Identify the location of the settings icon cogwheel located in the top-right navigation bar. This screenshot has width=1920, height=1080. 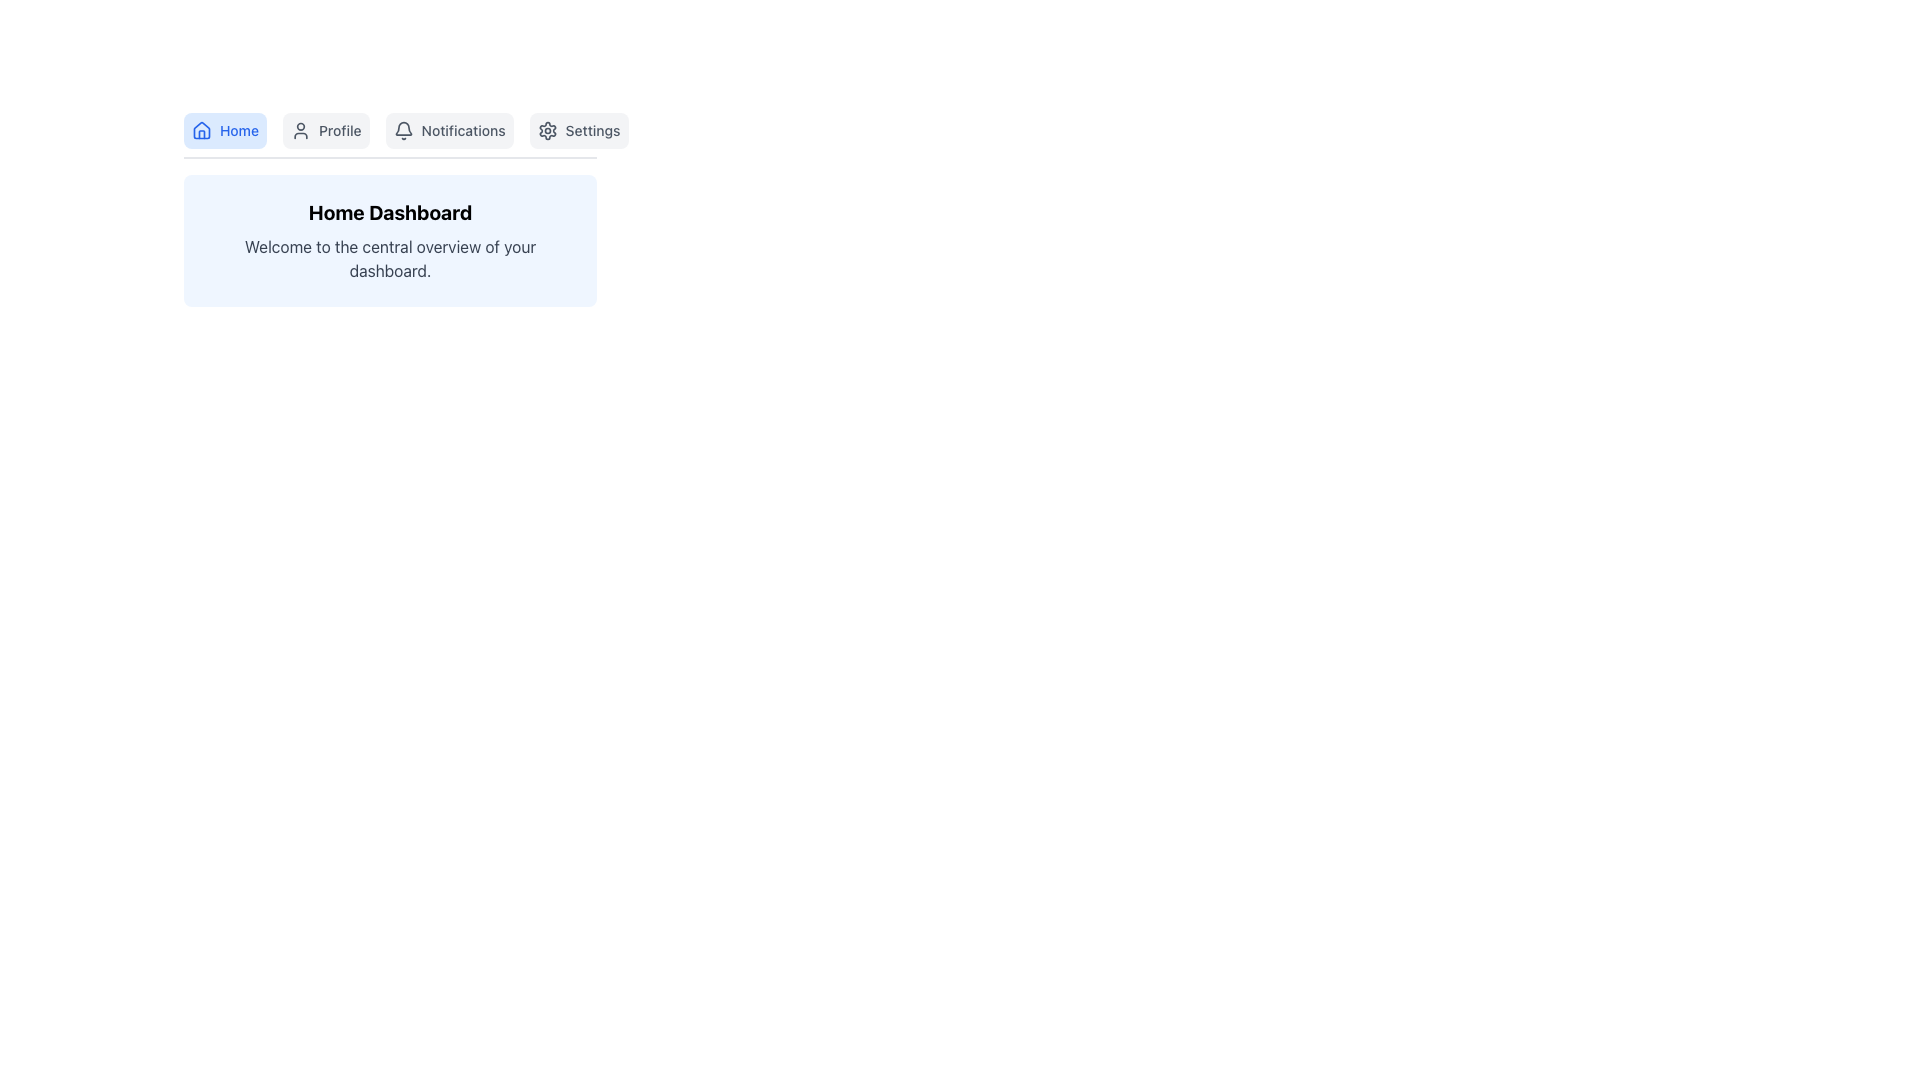
(547, 131).